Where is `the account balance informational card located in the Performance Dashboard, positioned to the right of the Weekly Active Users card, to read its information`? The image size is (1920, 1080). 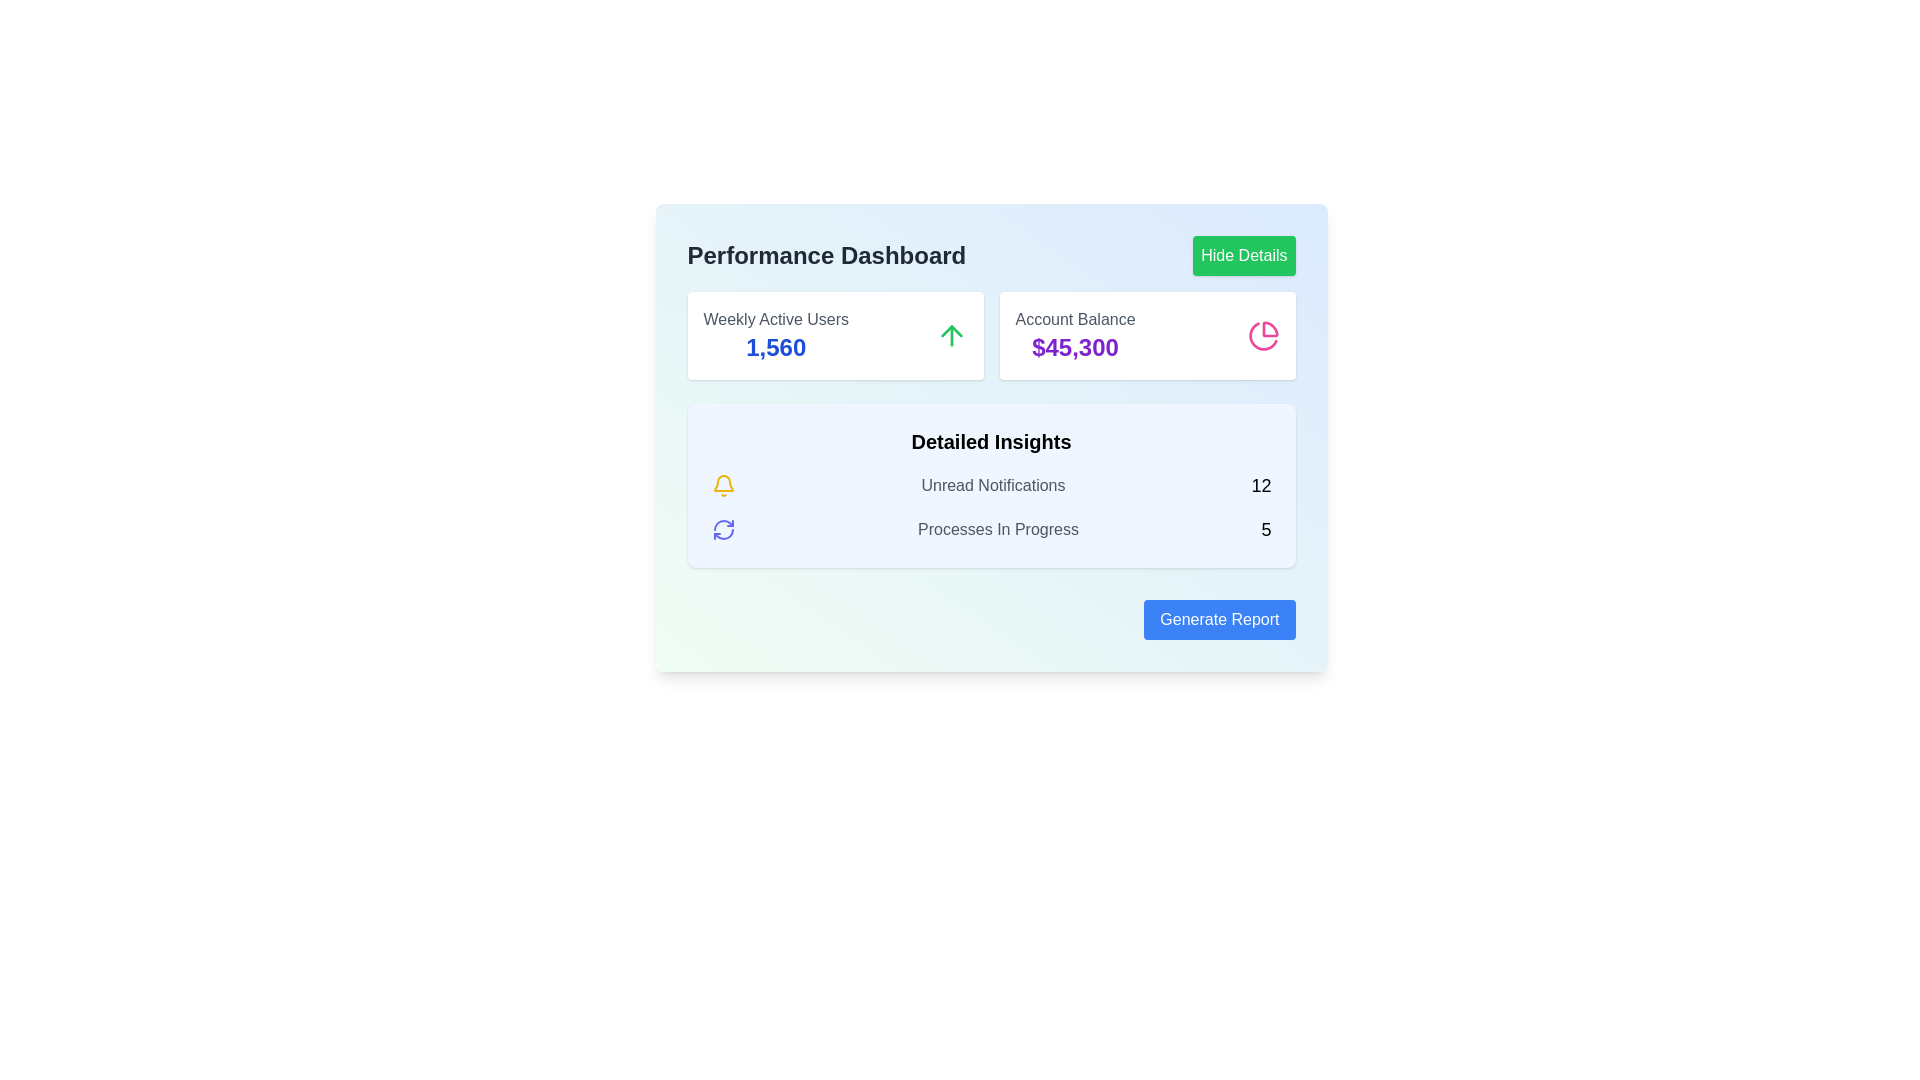
the account balance informational card located in the Performance Dashboard, positioned to the right of the Weekly Active Users card, to read its information is located at coordinates (1147, 334).